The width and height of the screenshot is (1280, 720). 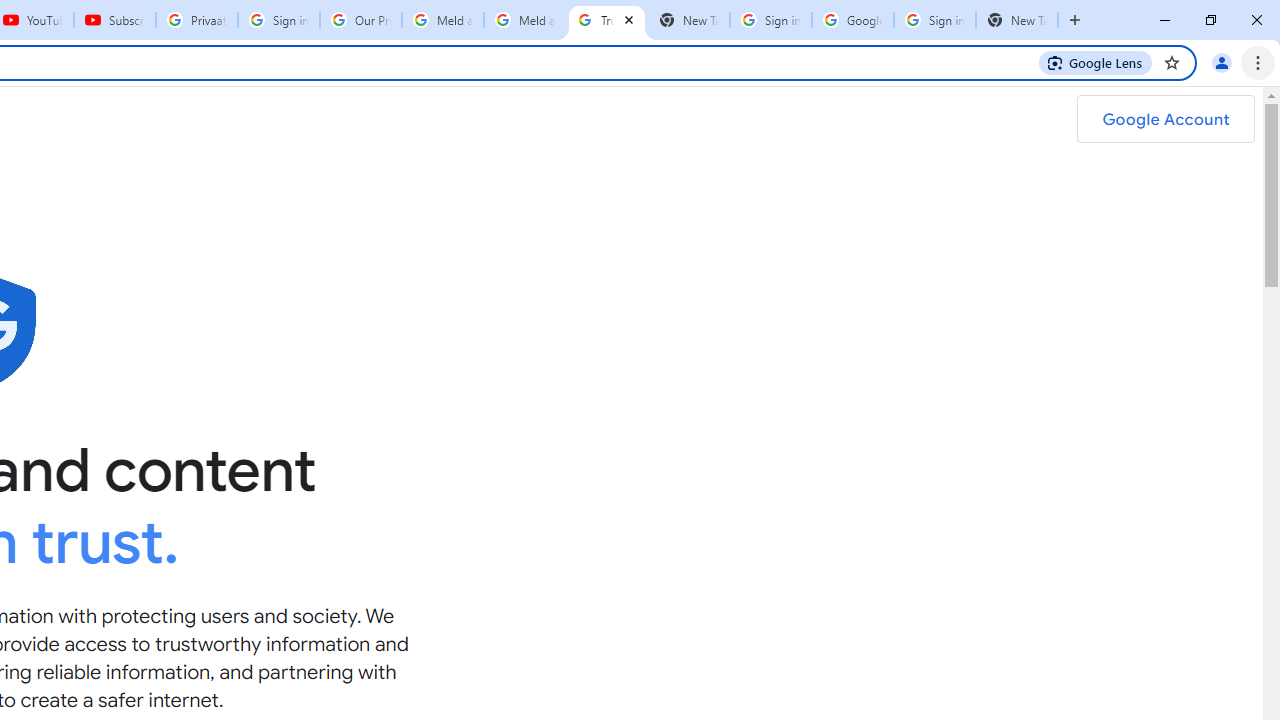 I want to click on 'Google Cybersecurity Innovations - Google Safety Center', so click(x=852, y=20).